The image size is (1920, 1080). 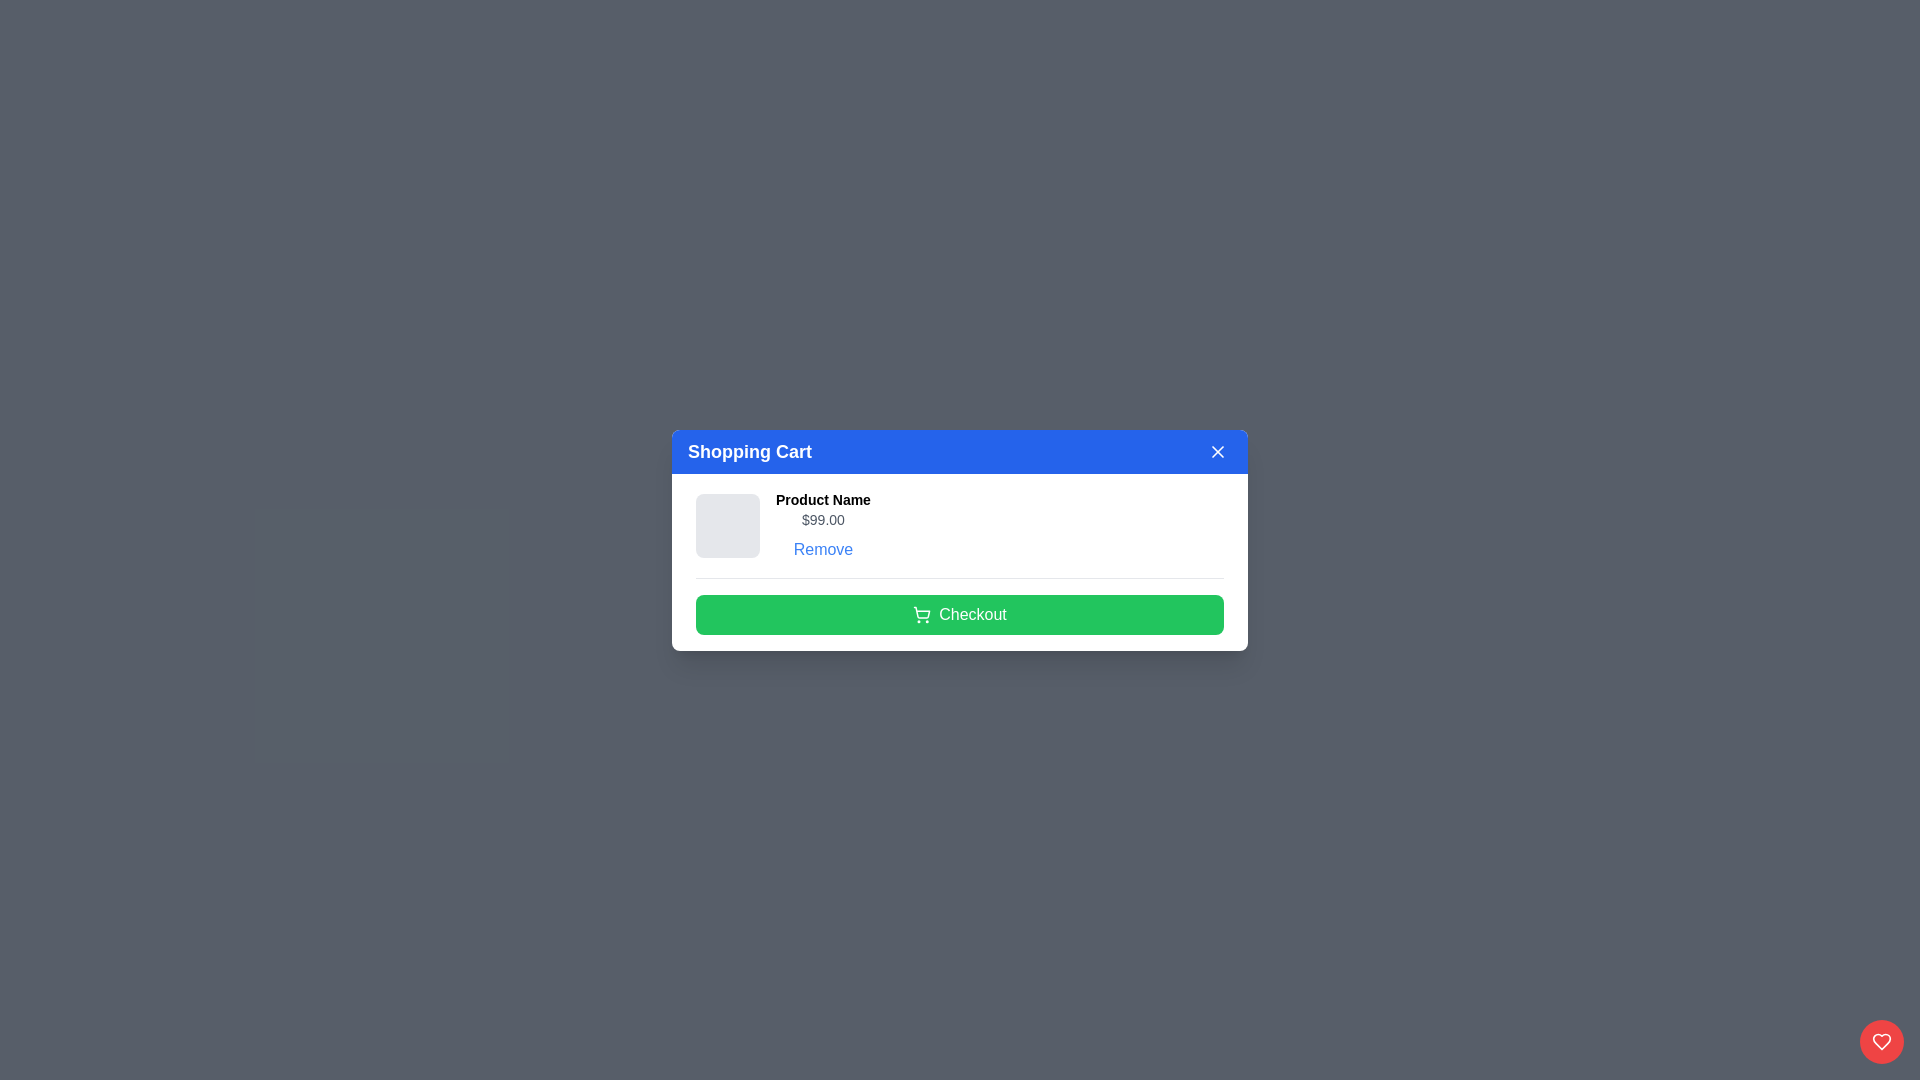 What do you see at coordinates (1217, 451) in the screenshot?
I see `the small 'X' icon button in the top-right corner of the 'Shopping Cart' modal to activate its hover effects` at bounding box center [1217, 451].